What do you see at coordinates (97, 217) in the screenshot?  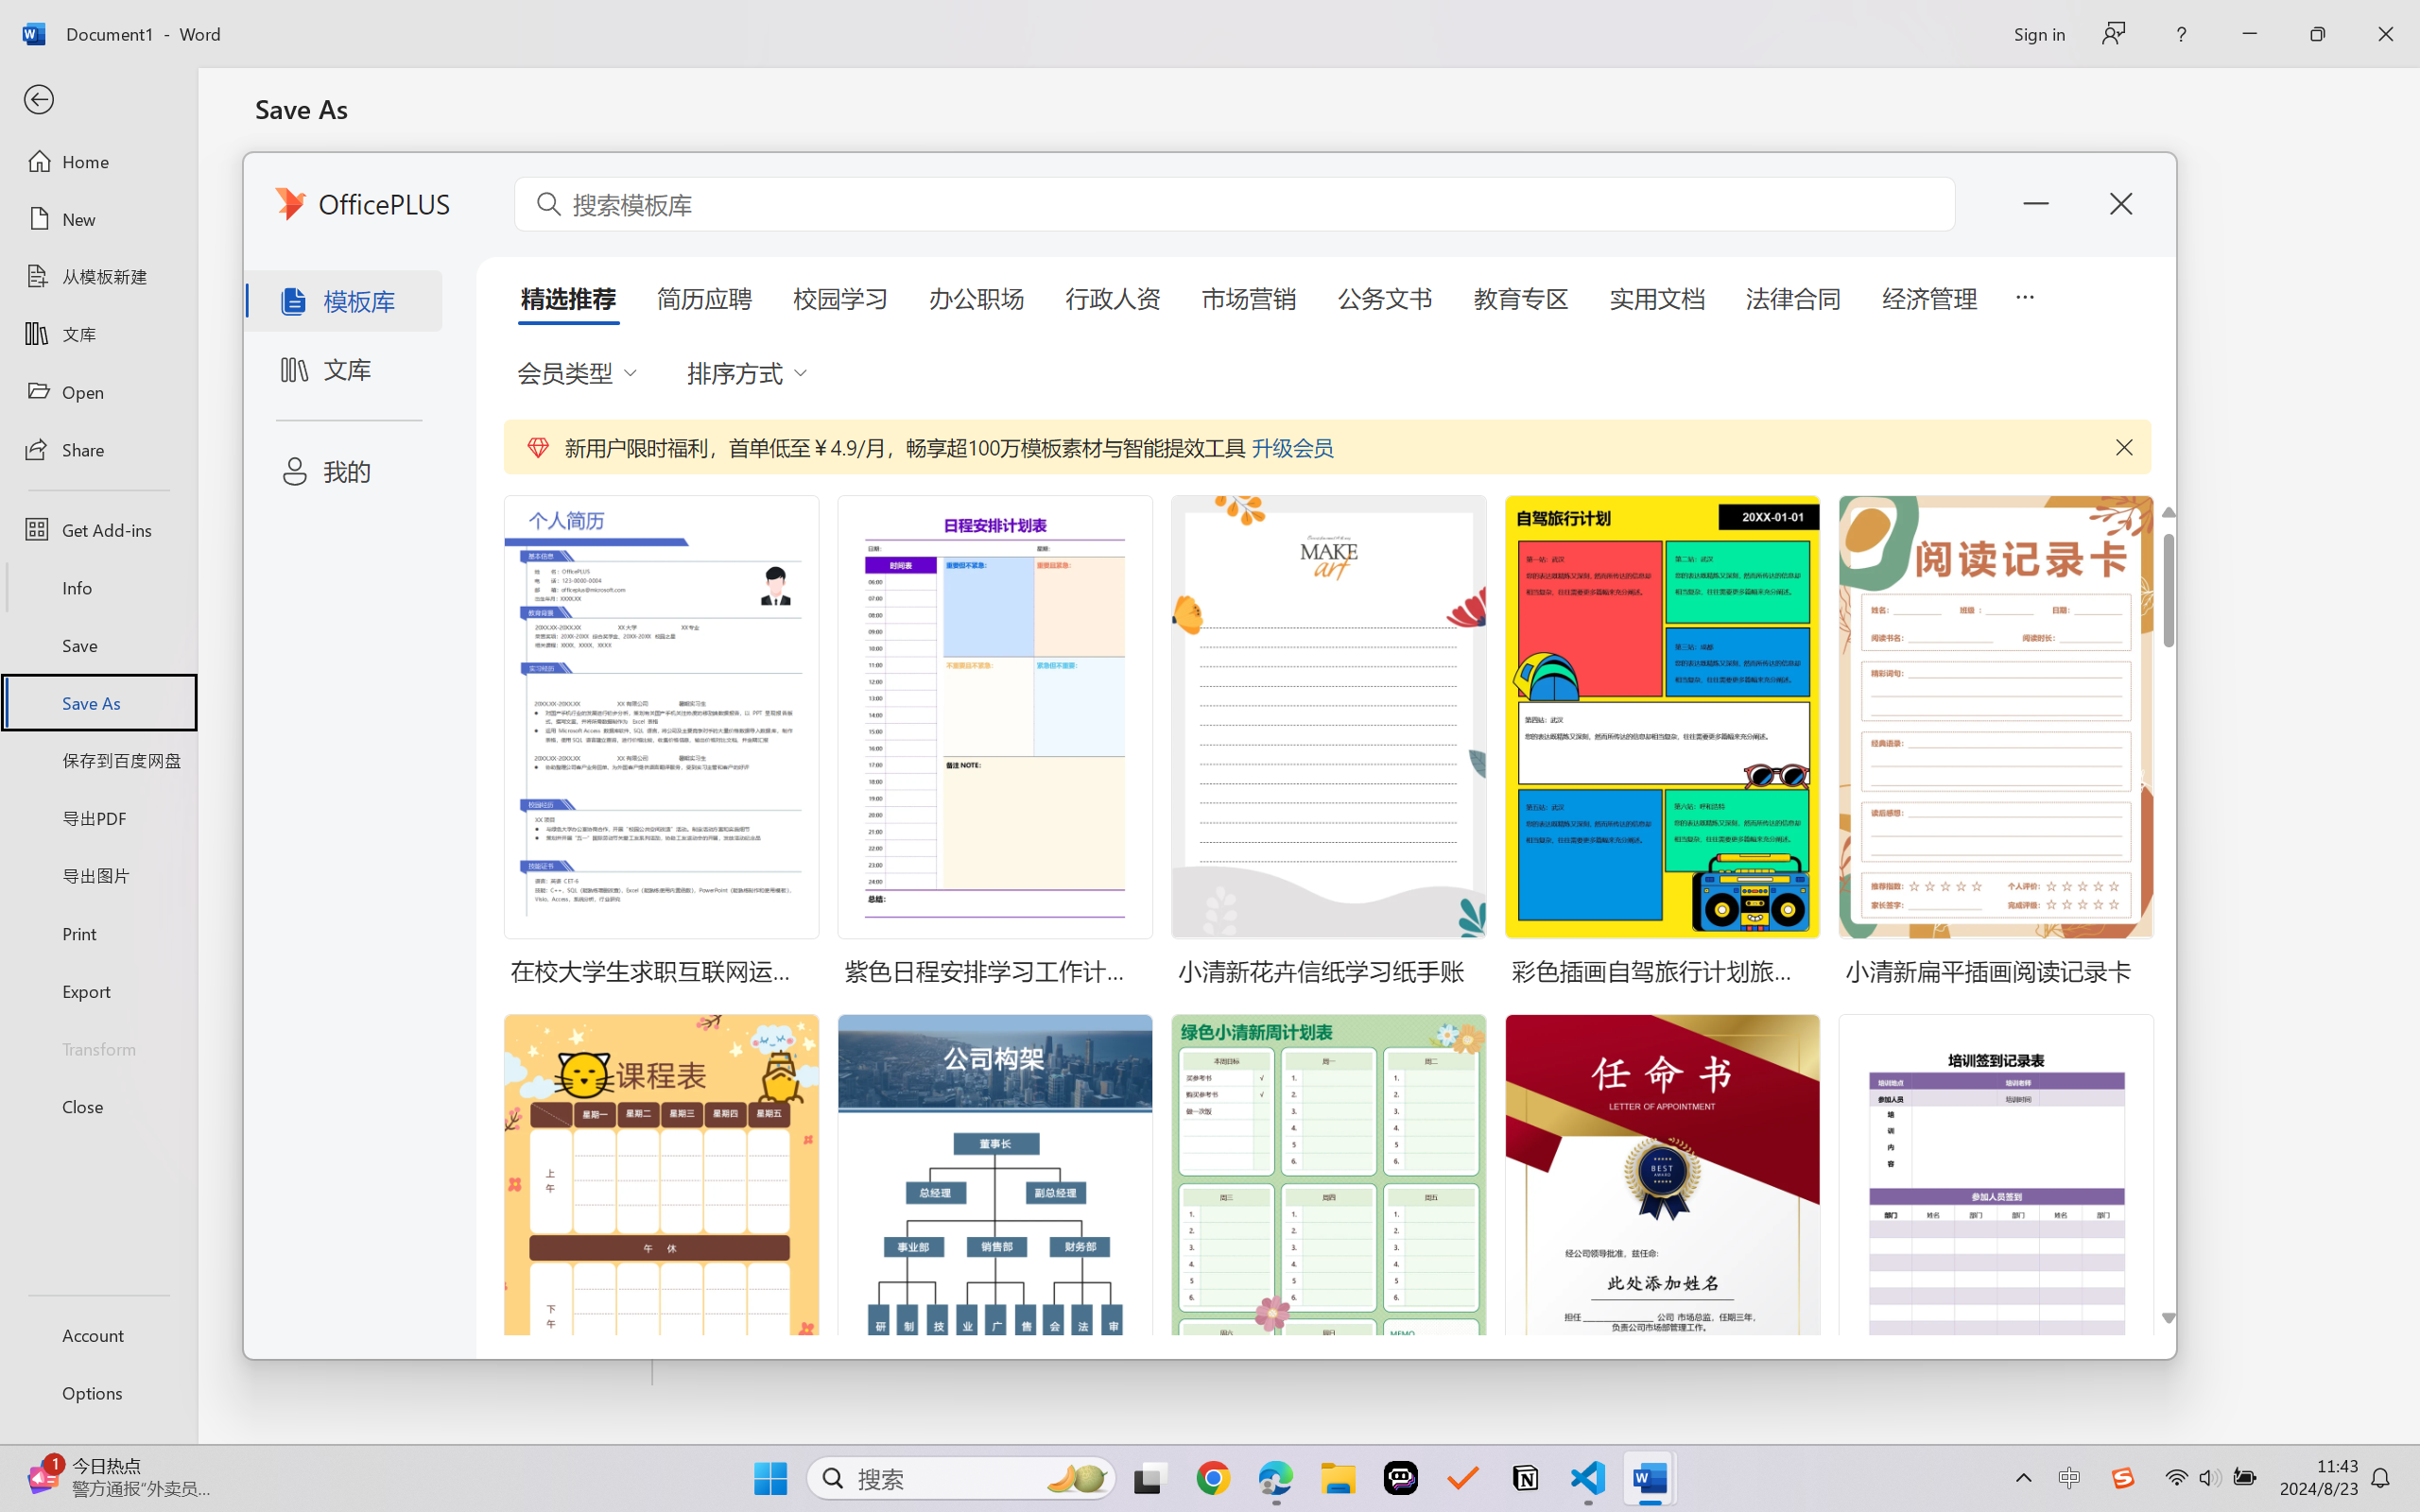 I see `'New'` at bounding box center [97, 217].